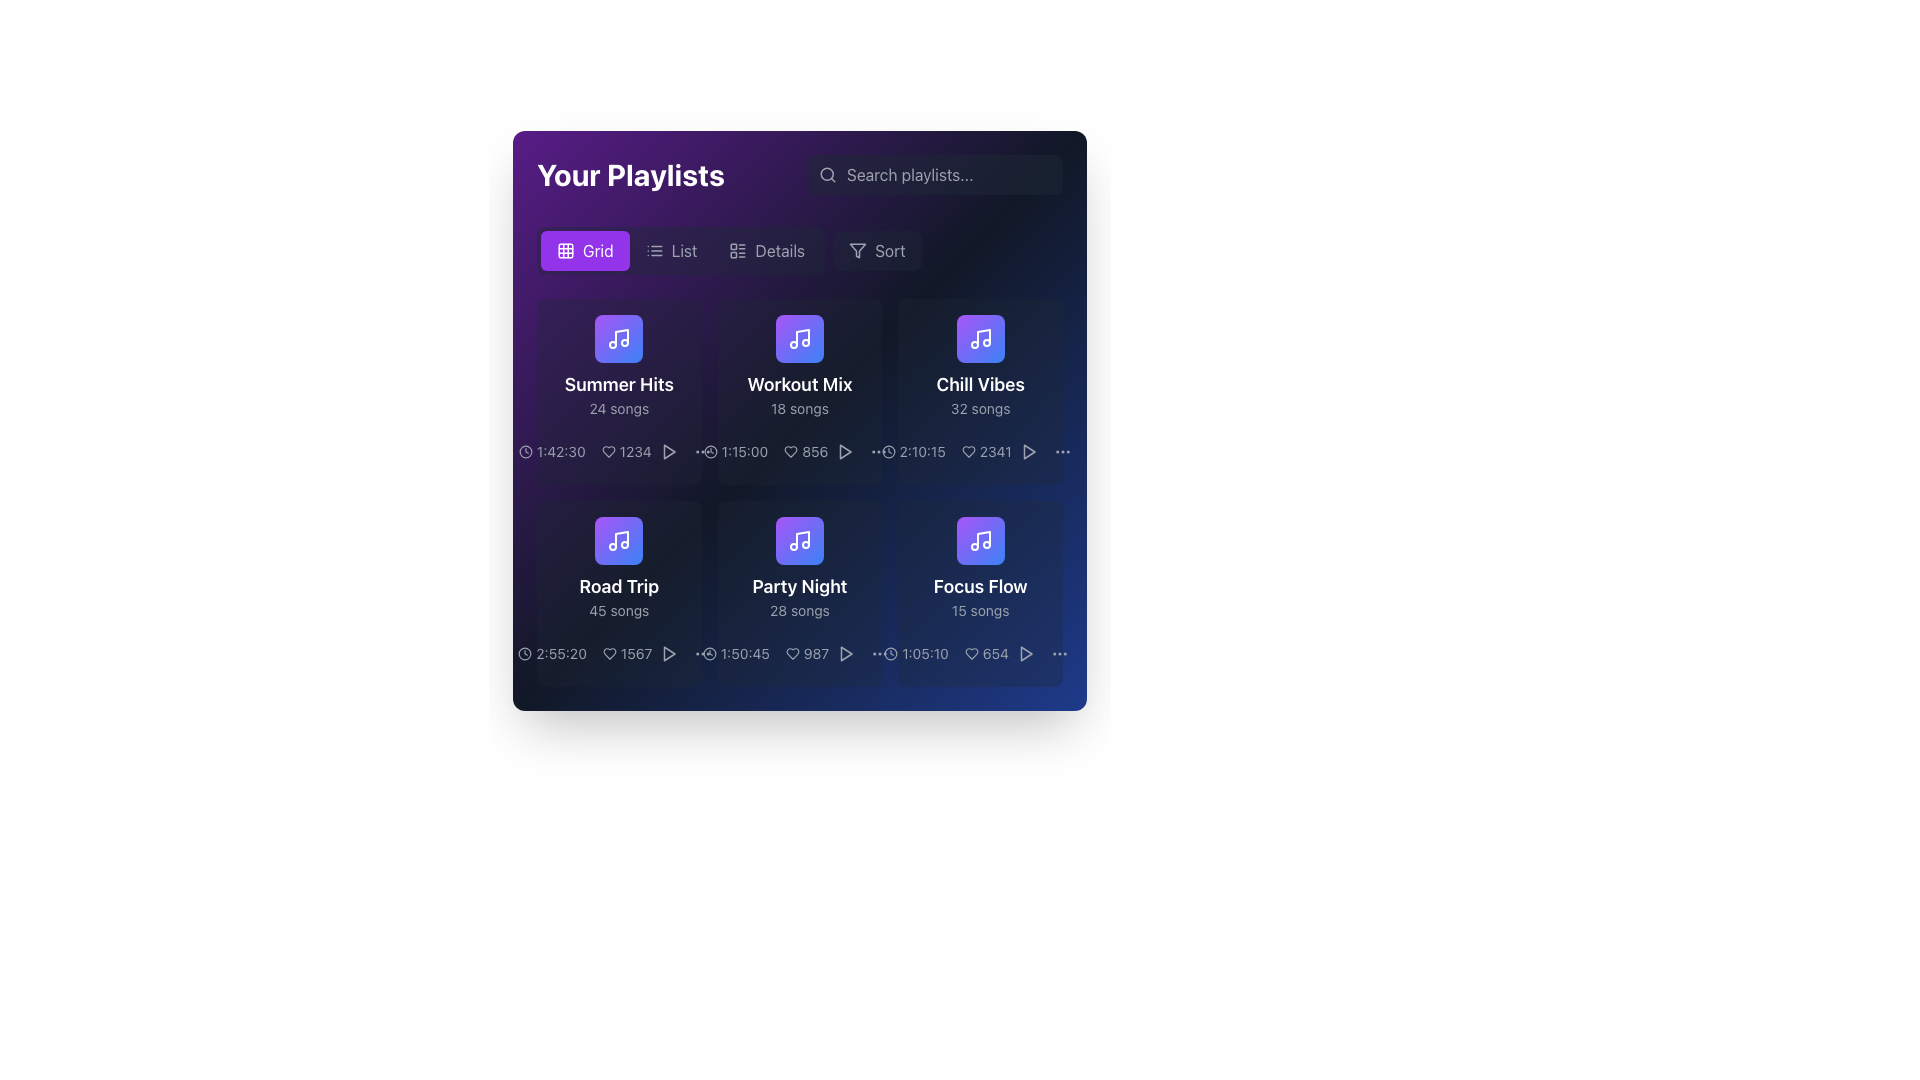  I want to click on the horizontal ellipsis icon within the button located at the top-right corner of the 'Chill Vibes' playlist card, so click(1061, 451).